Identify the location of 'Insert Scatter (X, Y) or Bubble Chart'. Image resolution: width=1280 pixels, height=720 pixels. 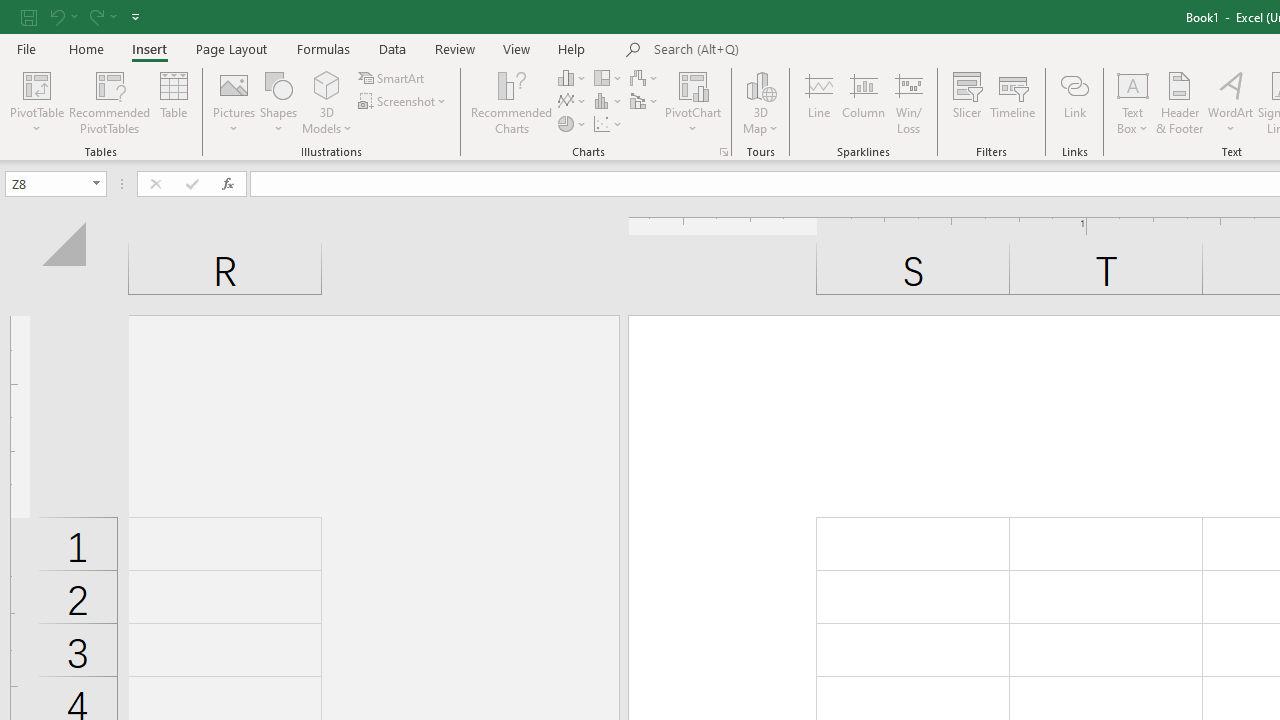
(608, 124).